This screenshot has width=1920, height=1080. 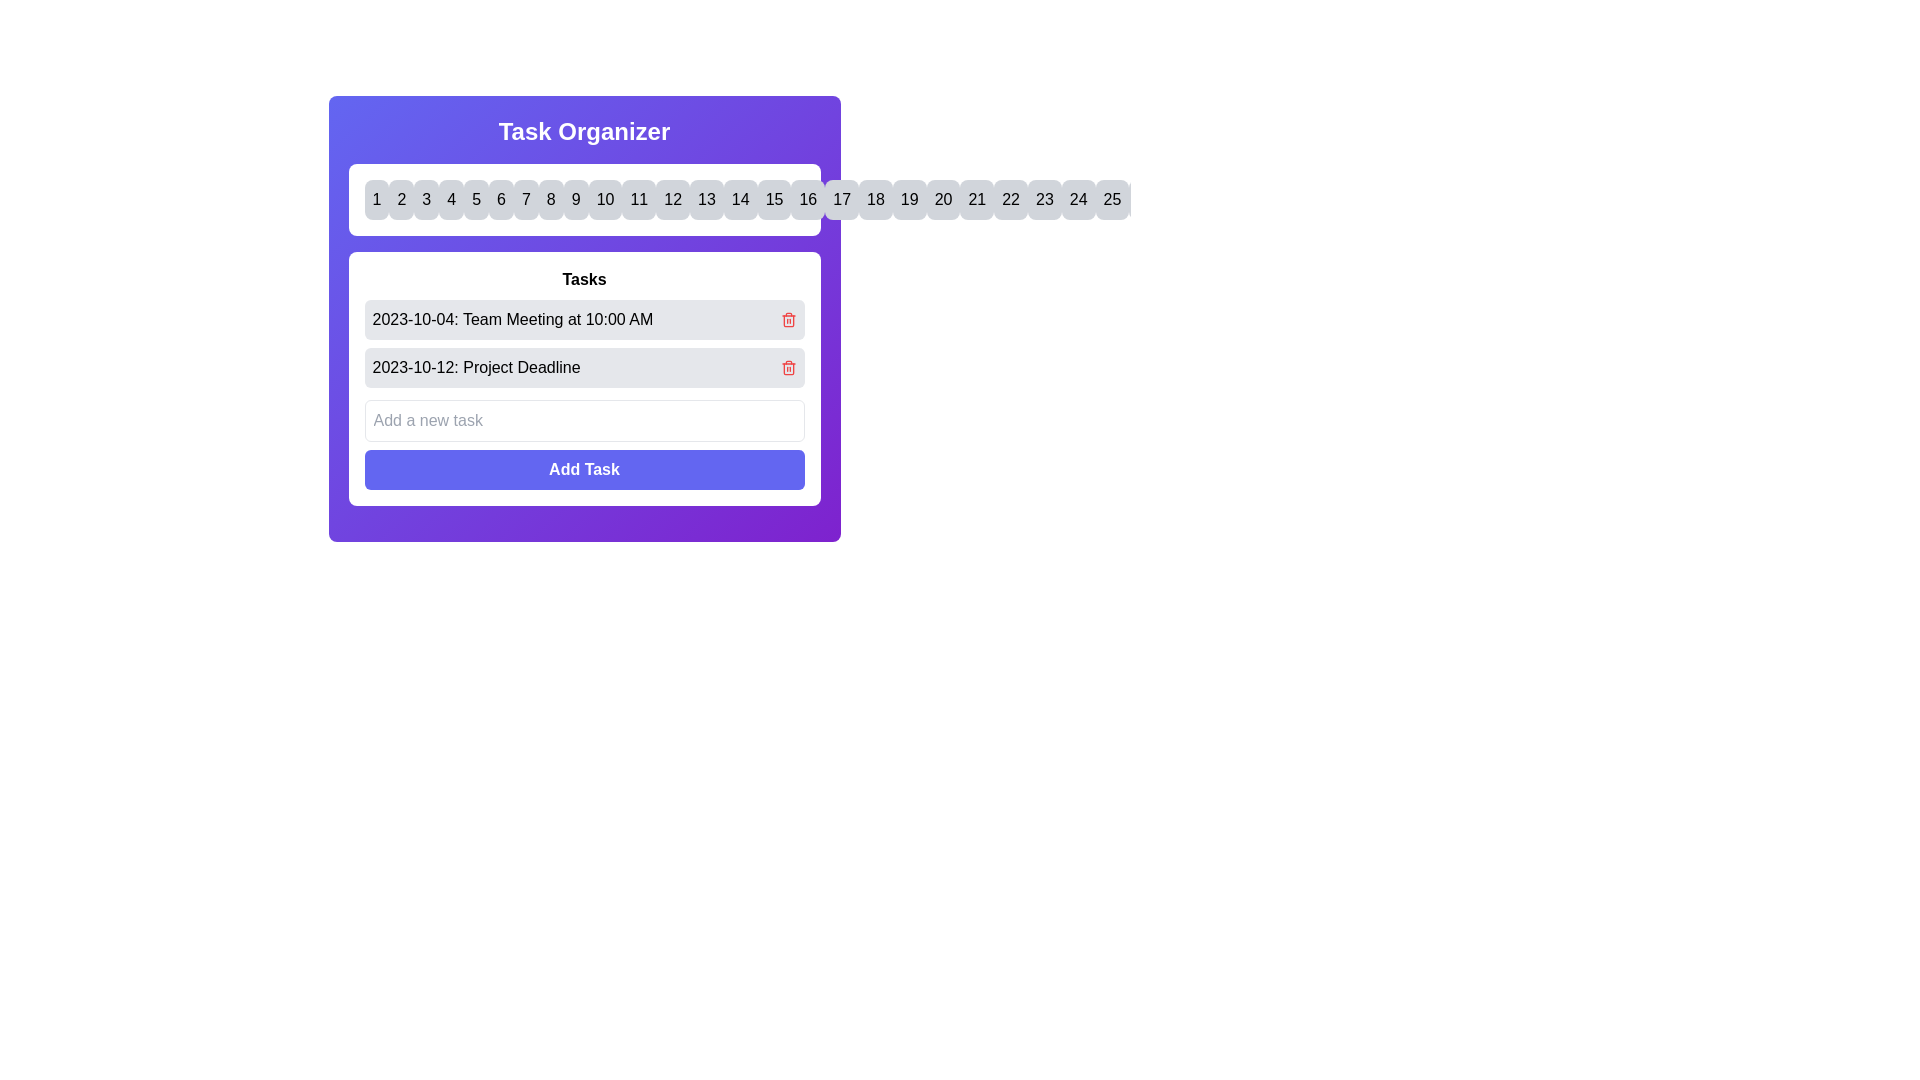 I want to click on the 16th button, so click(x=808, y=200).